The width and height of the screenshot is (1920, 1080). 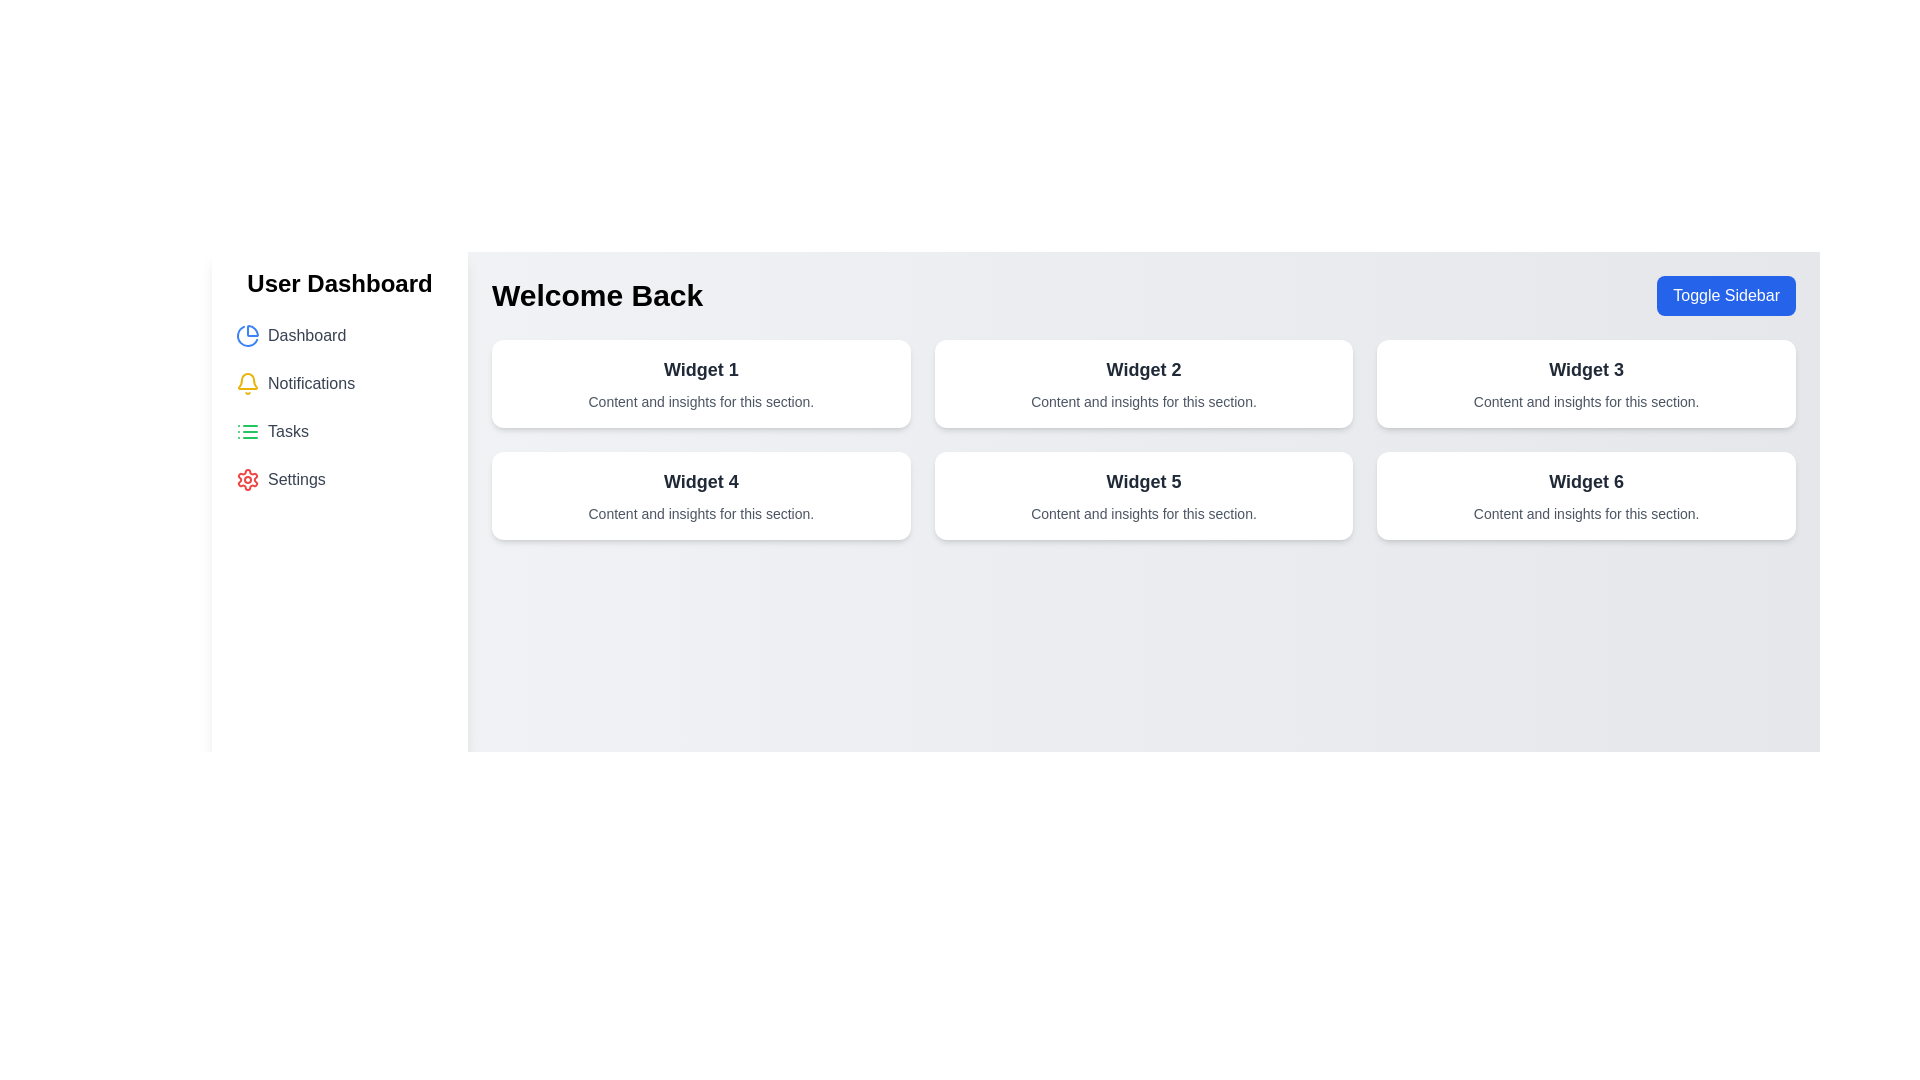 I want to click on the Text Label element, so click(x=1143, y=370).